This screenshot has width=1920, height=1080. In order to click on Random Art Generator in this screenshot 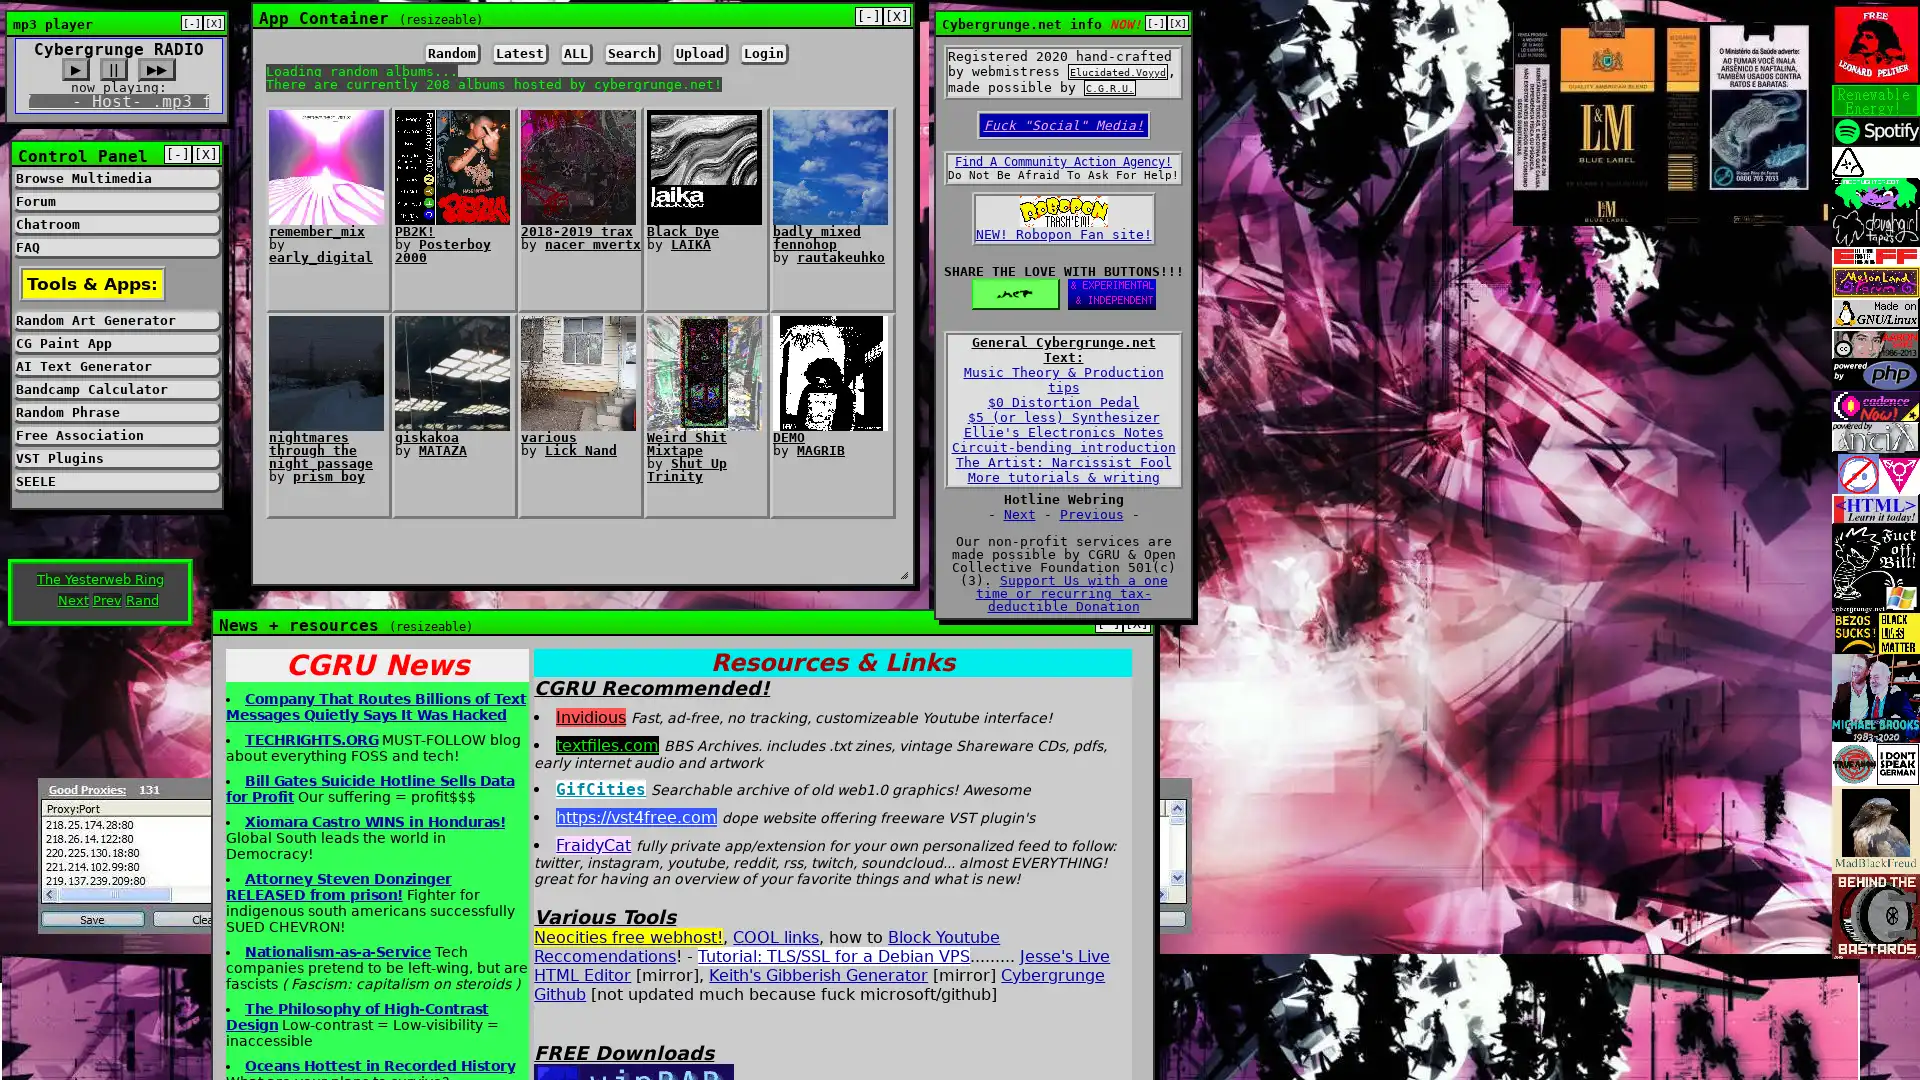, I will do `click(115, 319)`.